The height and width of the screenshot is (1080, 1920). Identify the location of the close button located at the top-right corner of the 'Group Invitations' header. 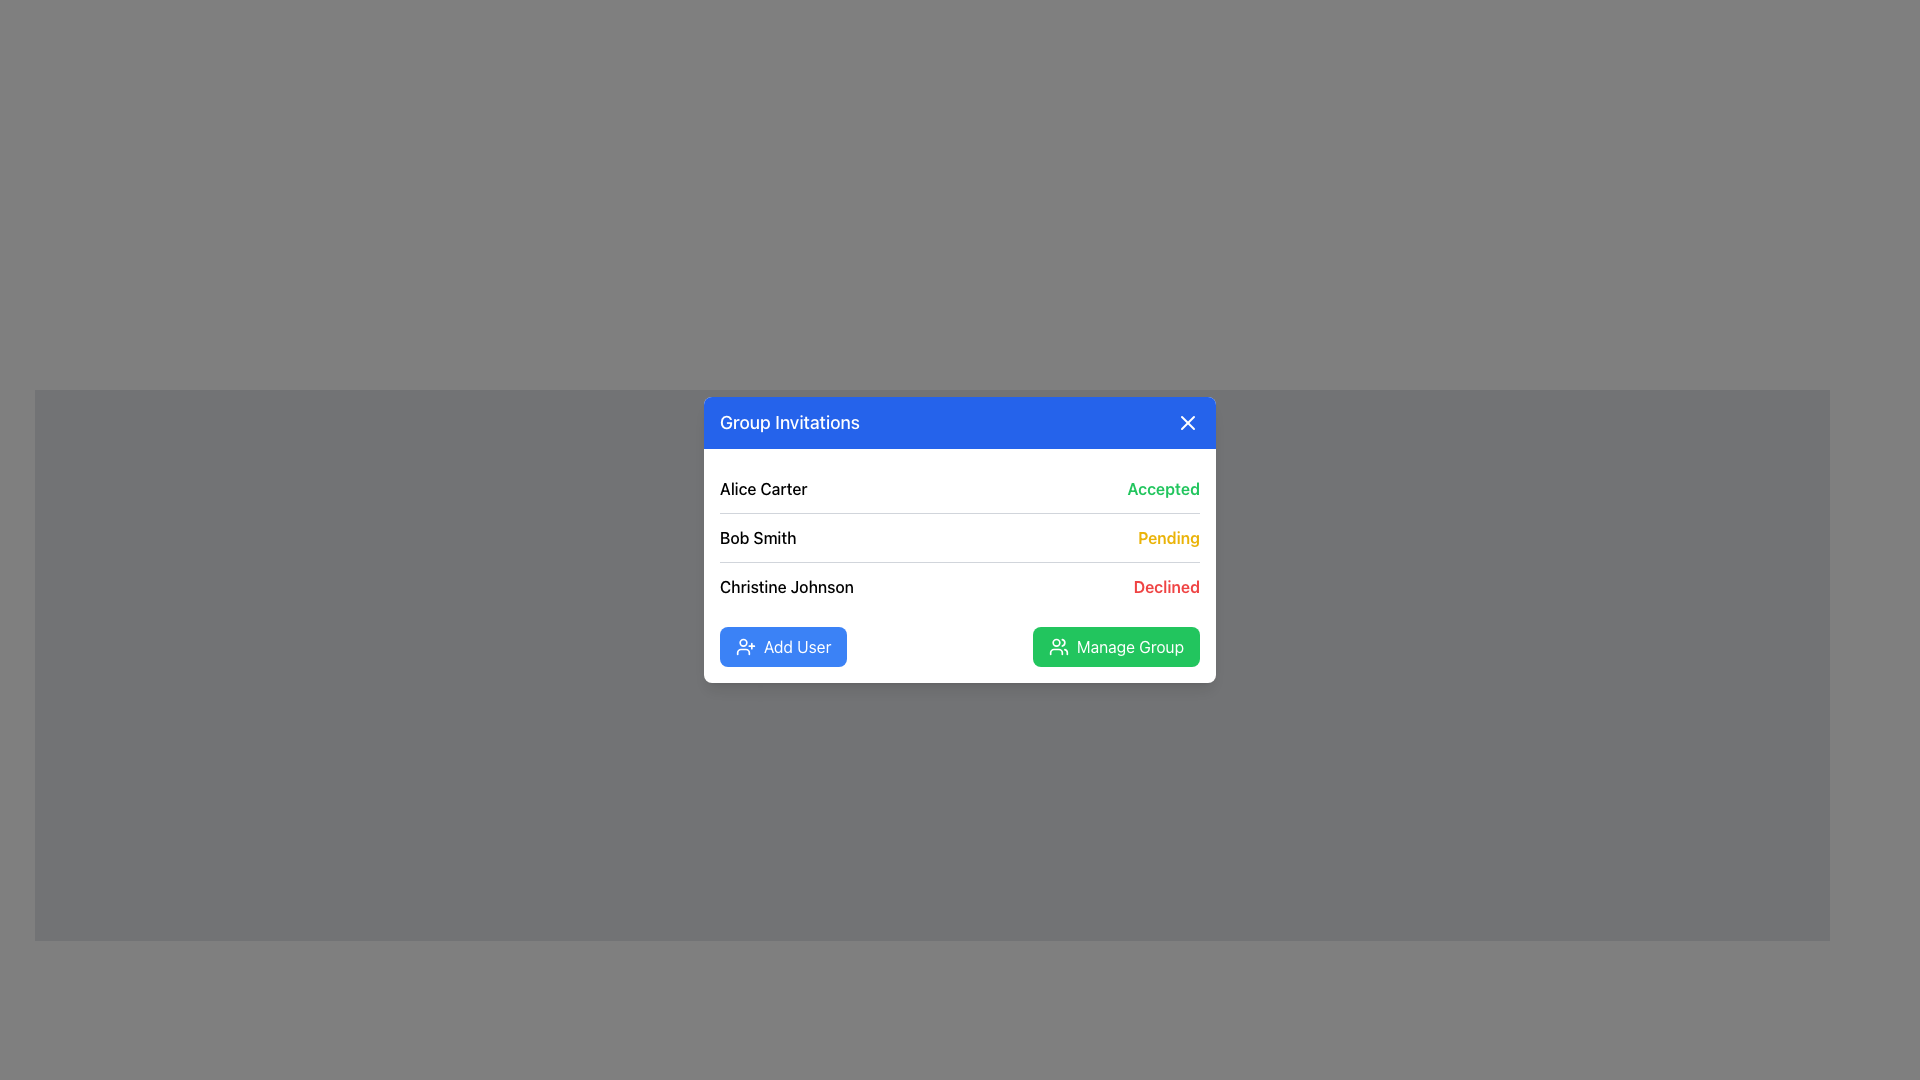
(1188, 422).